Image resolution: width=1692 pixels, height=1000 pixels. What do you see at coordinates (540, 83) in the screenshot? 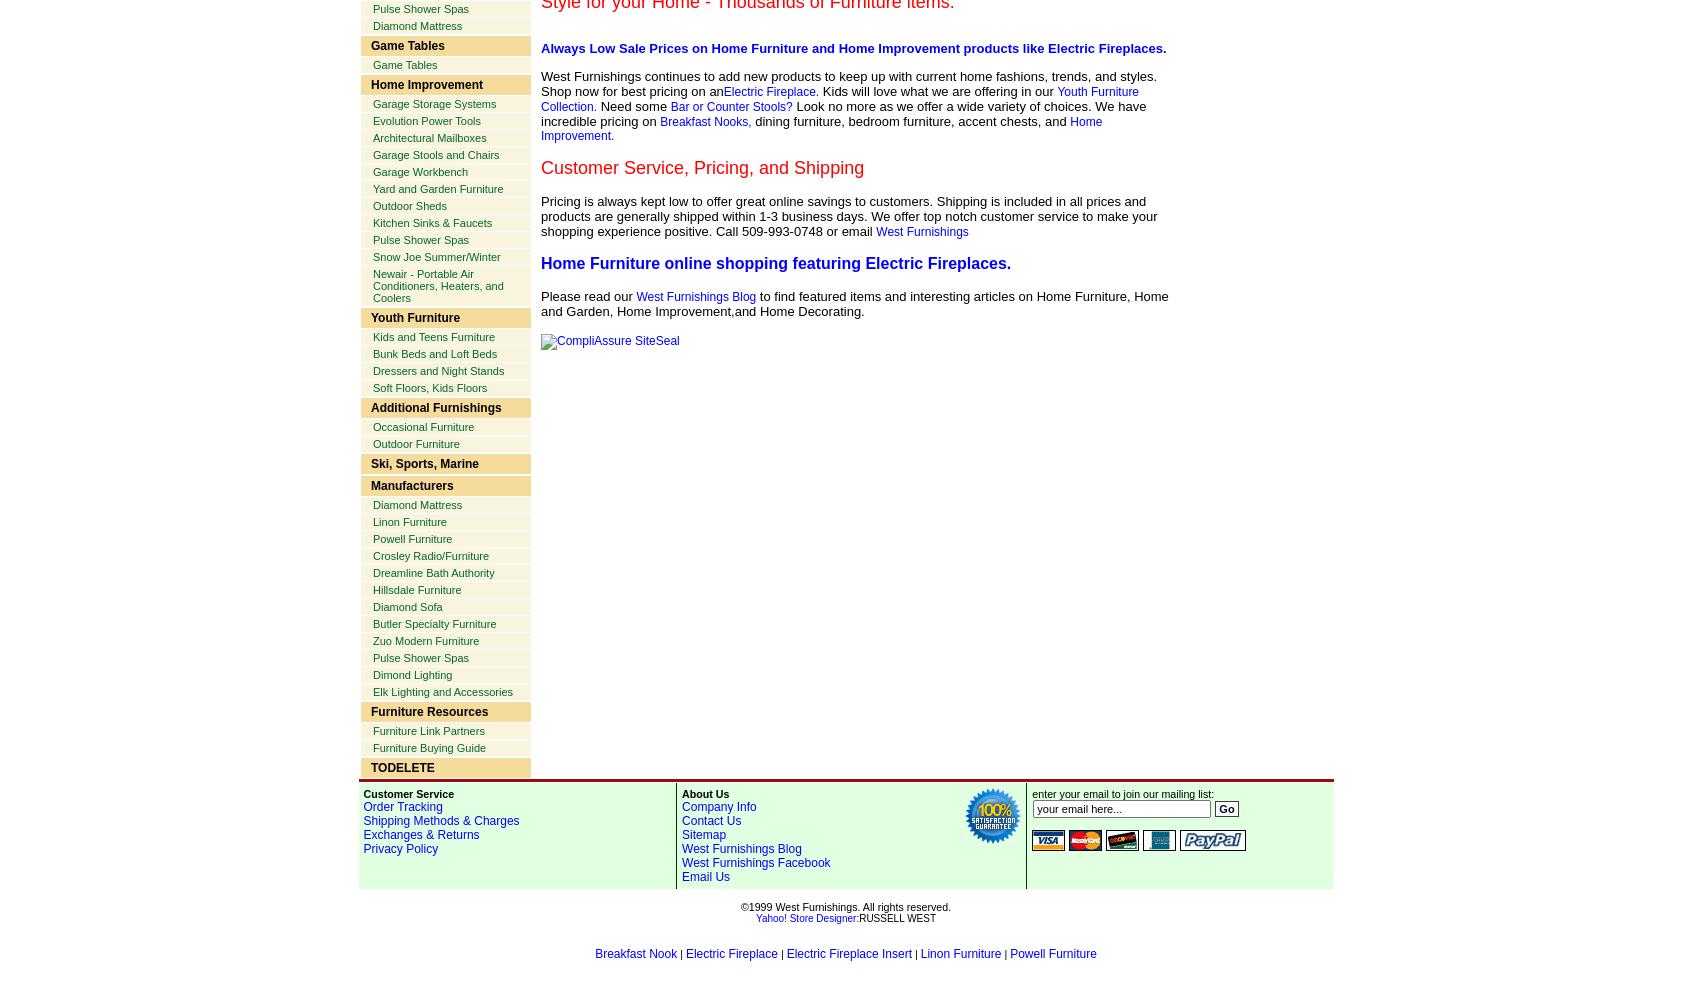
I see `'West Furnishings continues to add new products to keep up with current home fashions, trends, and styles. Shop now for best pricing on an'` at bounding box center [540, 83].